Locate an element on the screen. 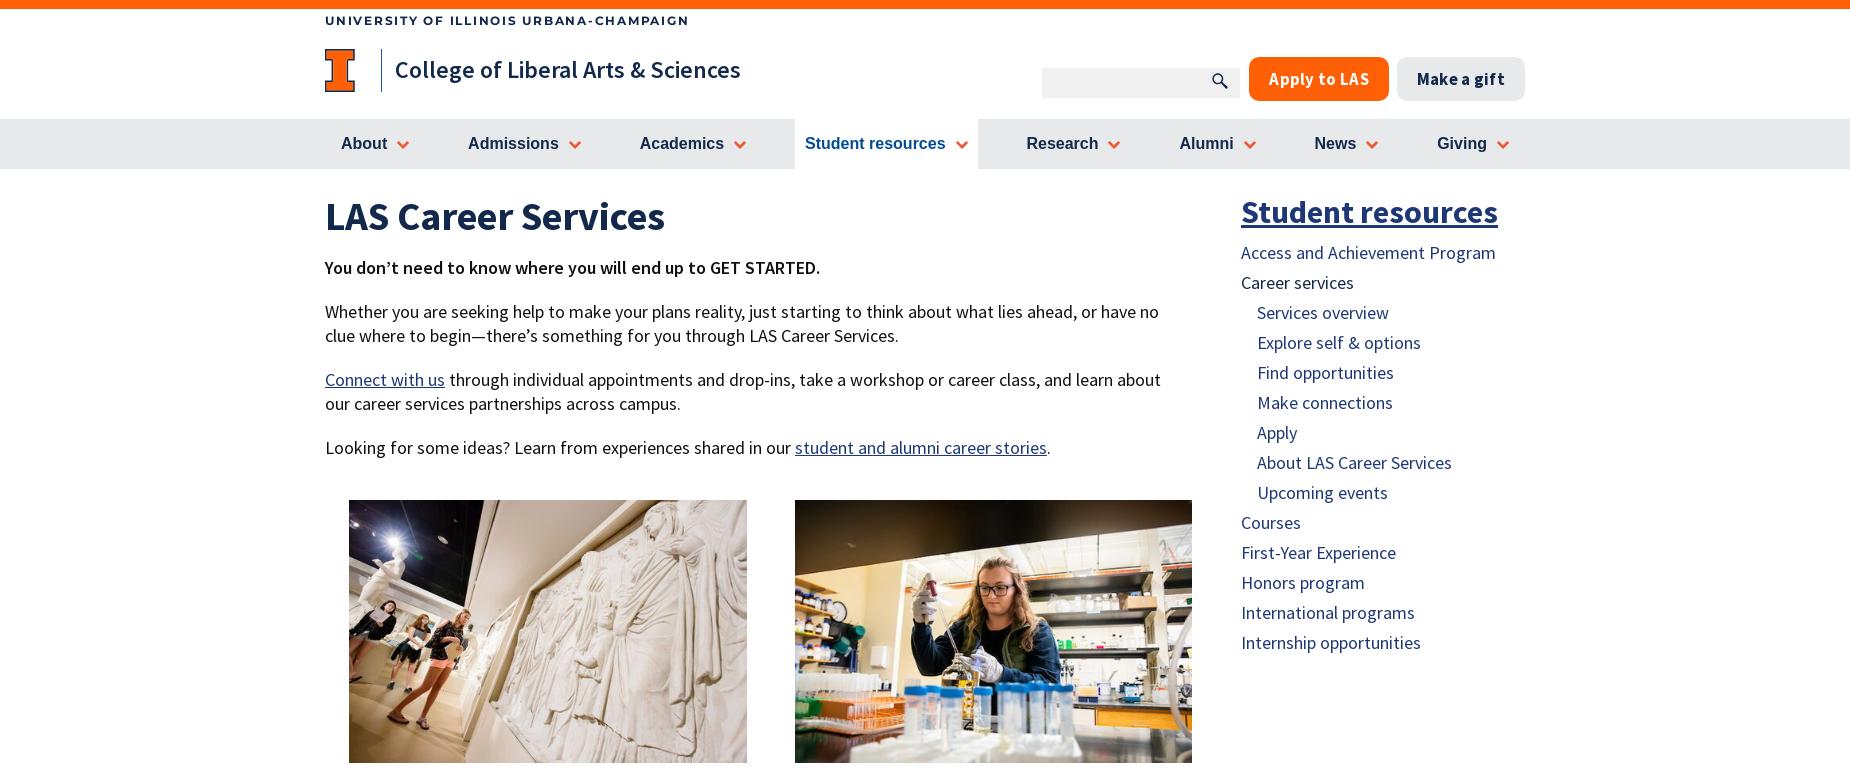 This screenshot has height=779, width=1850. 'You don’t need to know where you will end up to GET STARTED.' is located at coordinates (572, 265).